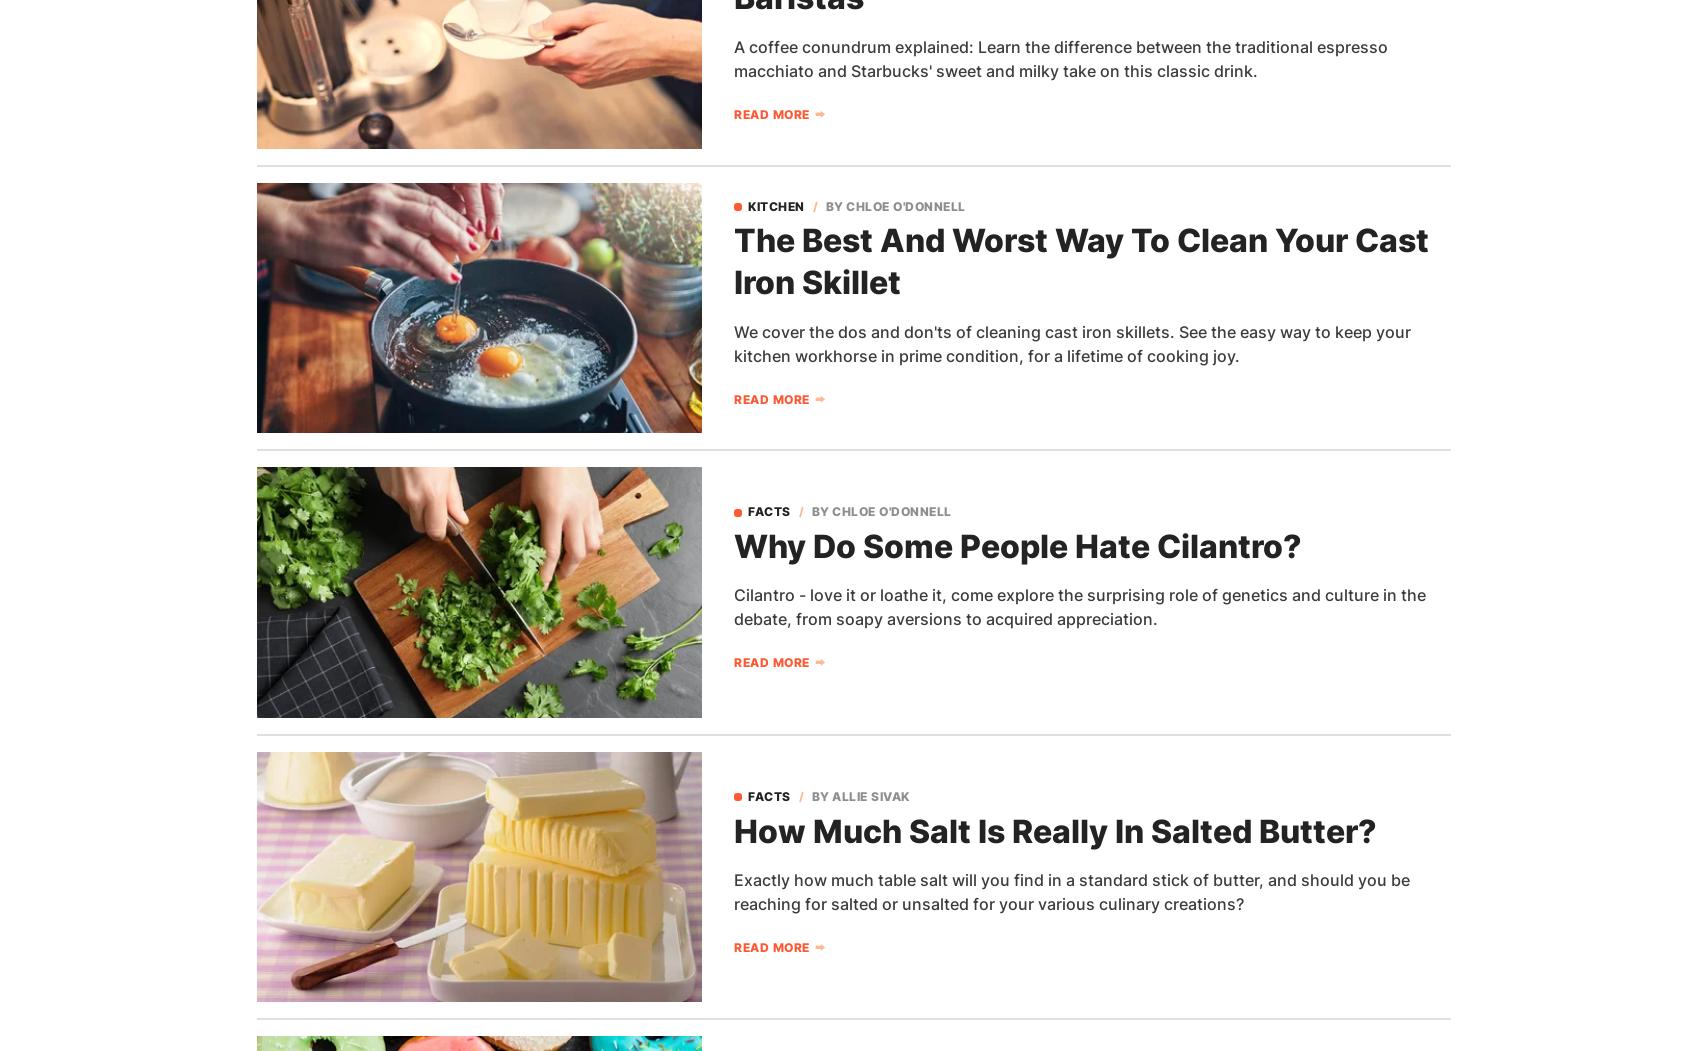 The width and height of the screenshot is (1707, 1051). What do you see at coordinates (1070, 891) in the screenshot?
I see `'Exactly how much table salt will you find in a standard stick of butter, and should you be reaching for salted or unsalted for your various culinary creations?'` at bounding box center [1070, 891].